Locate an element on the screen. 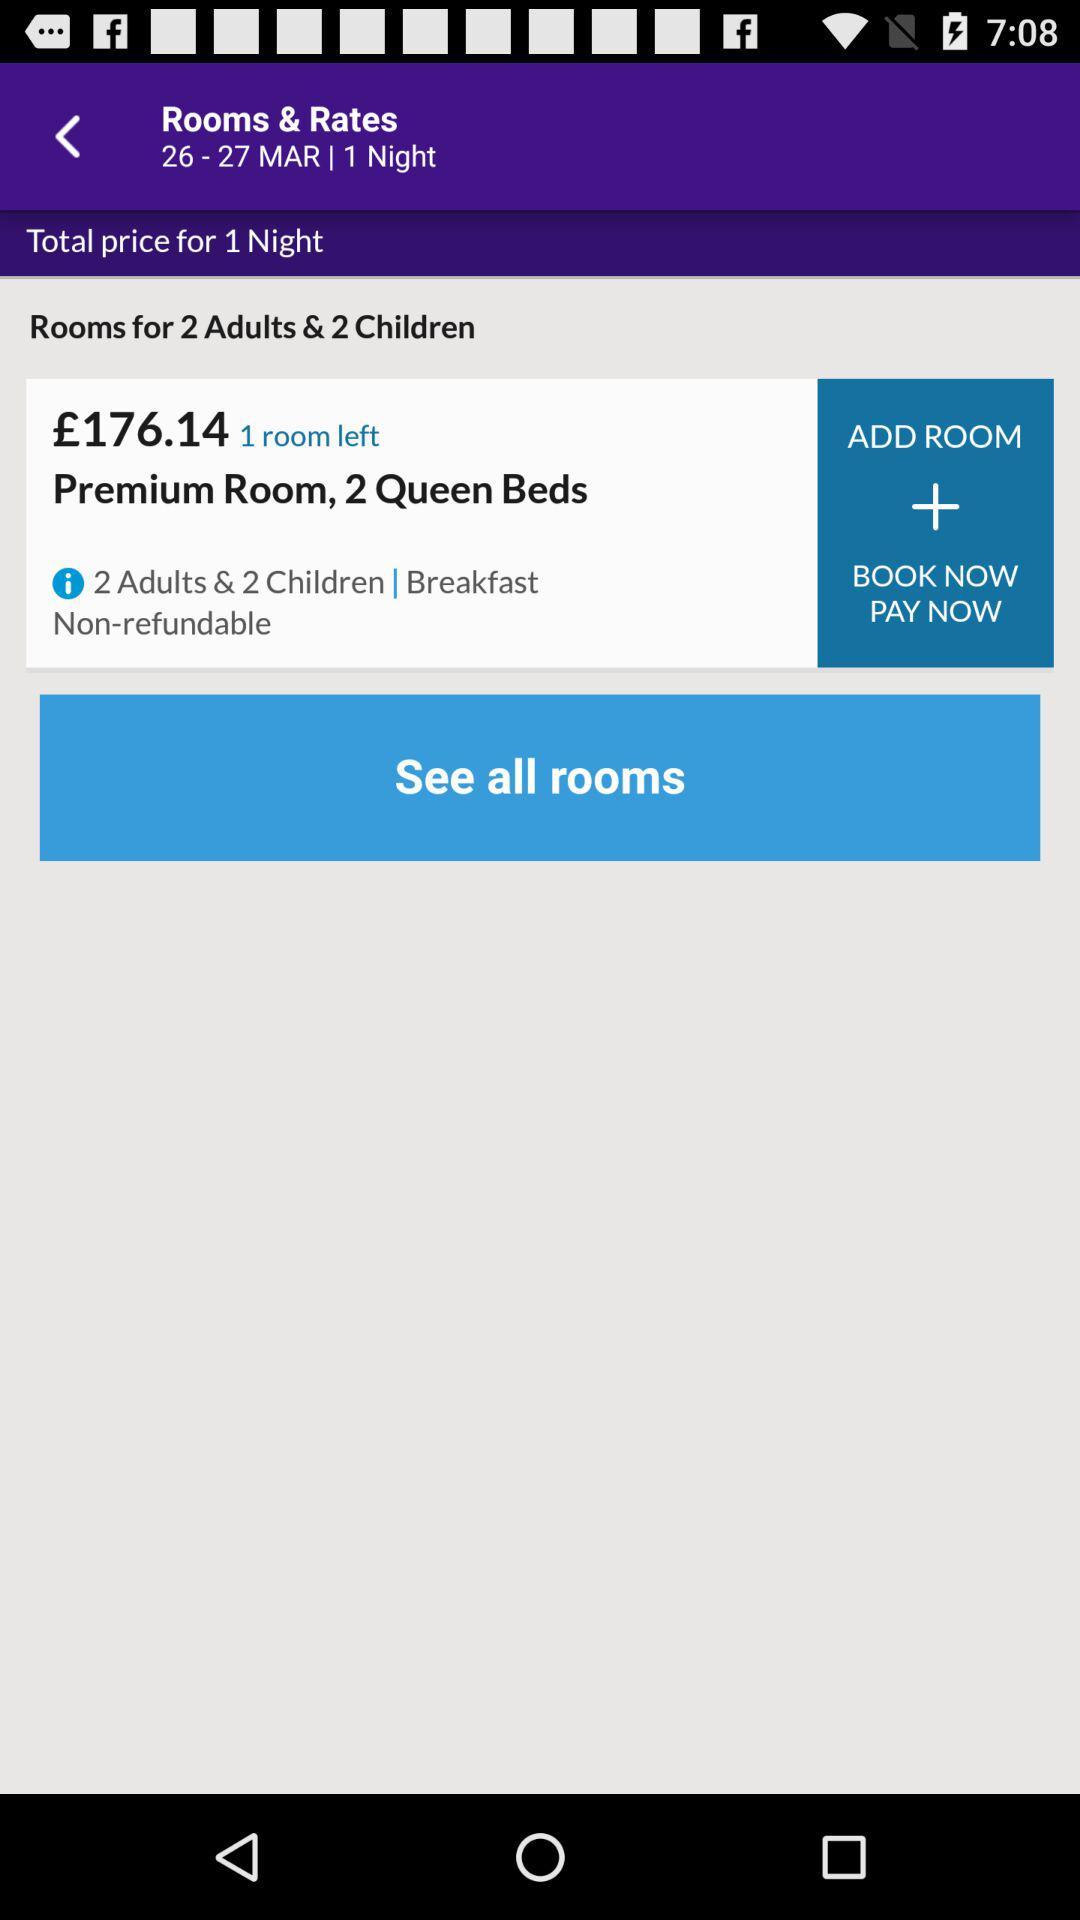 The image size is (1080, 1920). icon to the left of the 1 room left is located at coordinates (140, 427).